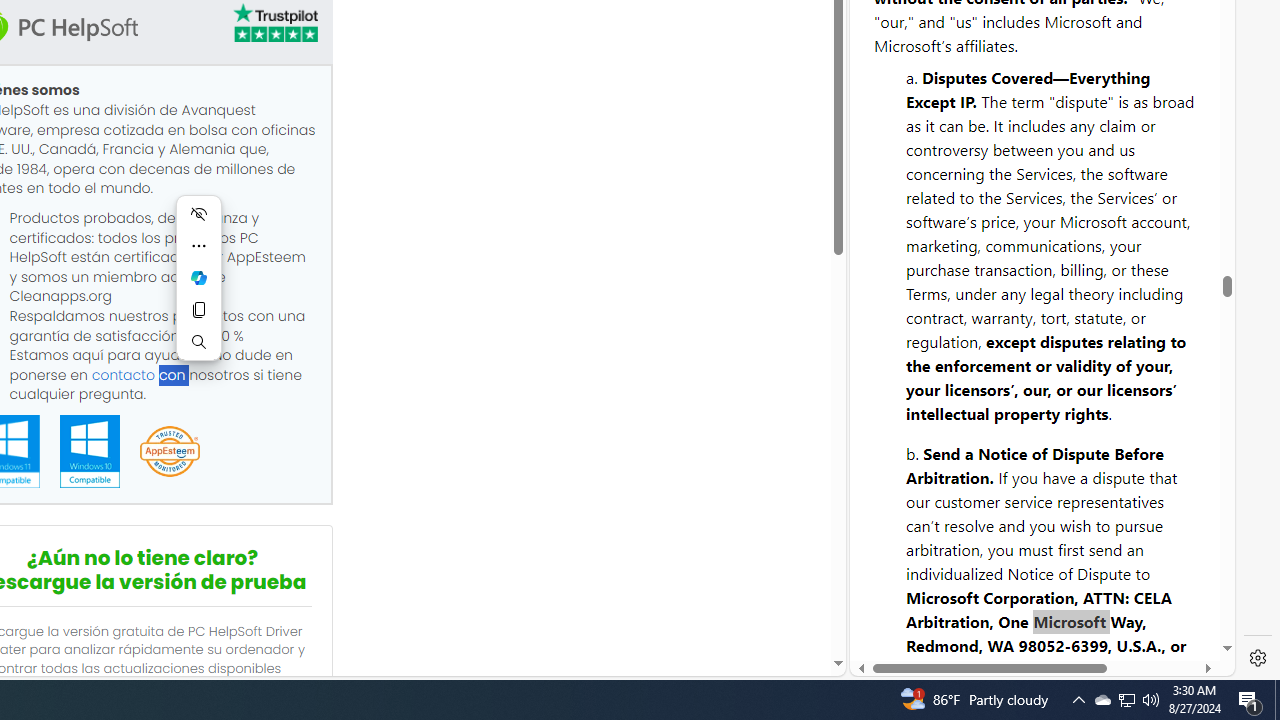 The image size is (1280, 720). Describe the element at coordinates (88, 451) in the screenshot. I see `'Windows 10 Compatible'` at that location.